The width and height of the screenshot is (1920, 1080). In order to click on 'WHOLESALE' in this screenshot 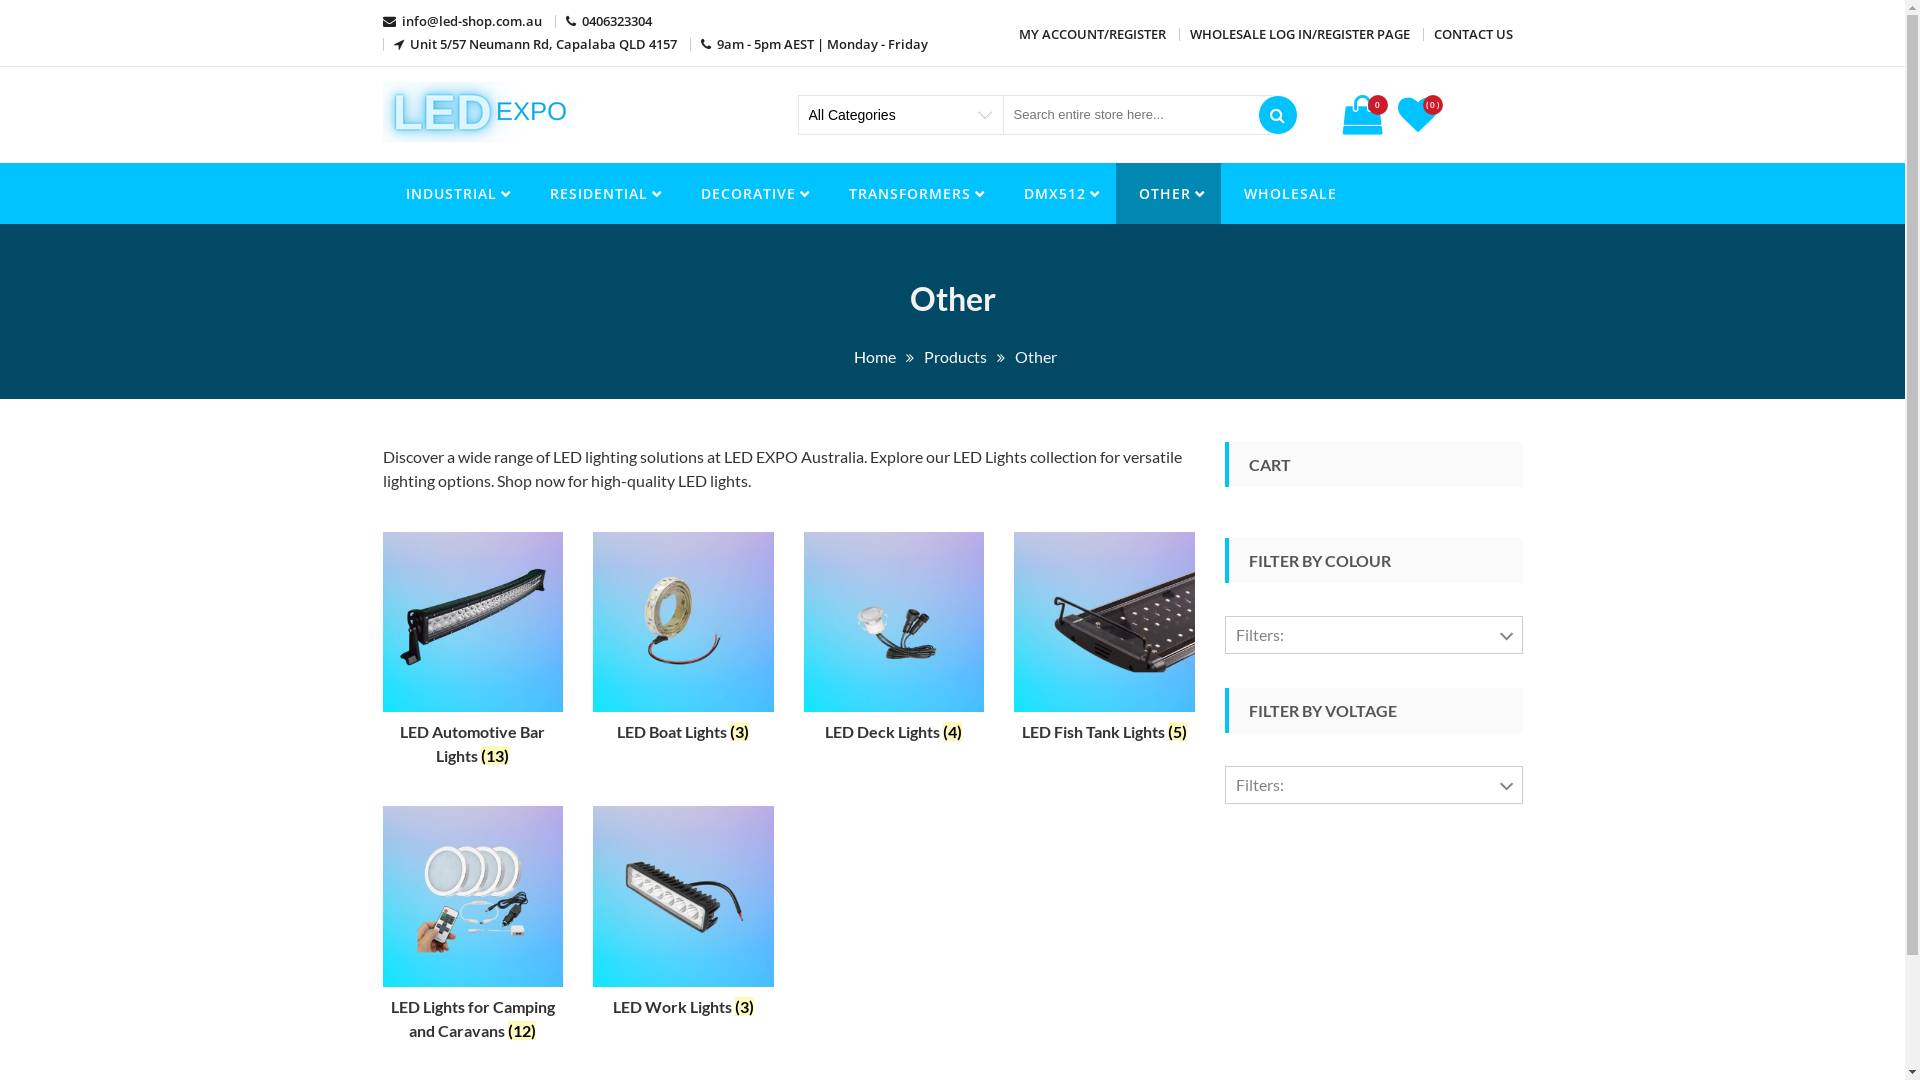, I will do `click(1289, 193)`.